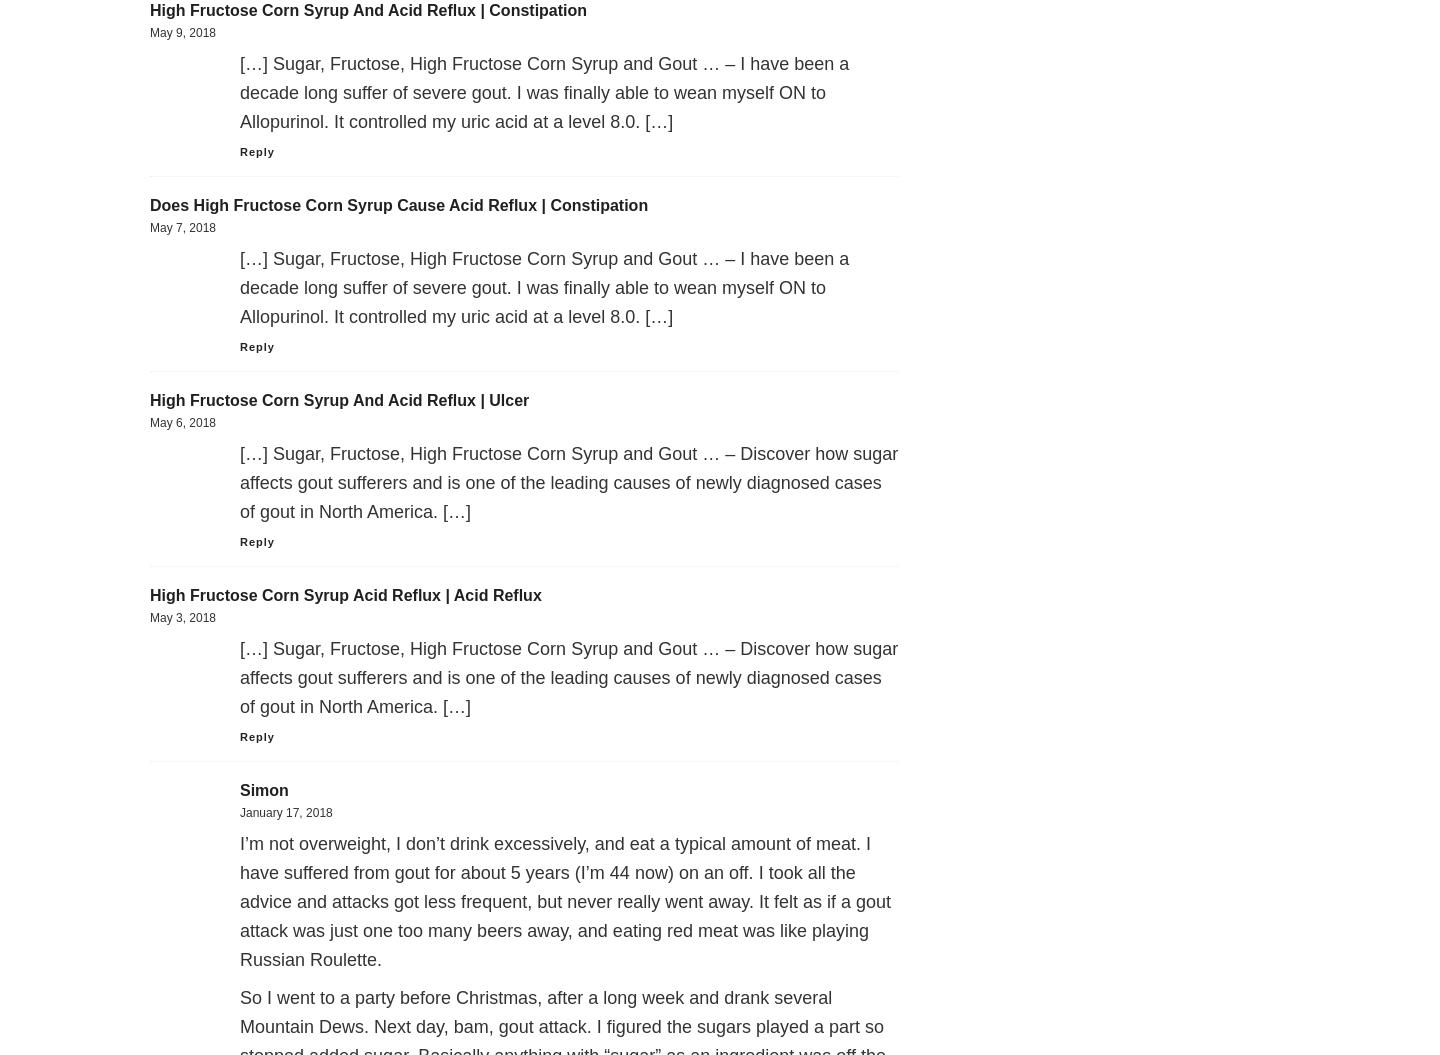 This screenshot has height=1055, width=1440. Describe the element at coordinates (398, 204) in the screenshot. I see `'Does High Fructose Corn Syrup Cause Acid Reflux | Constipation'` at that location.